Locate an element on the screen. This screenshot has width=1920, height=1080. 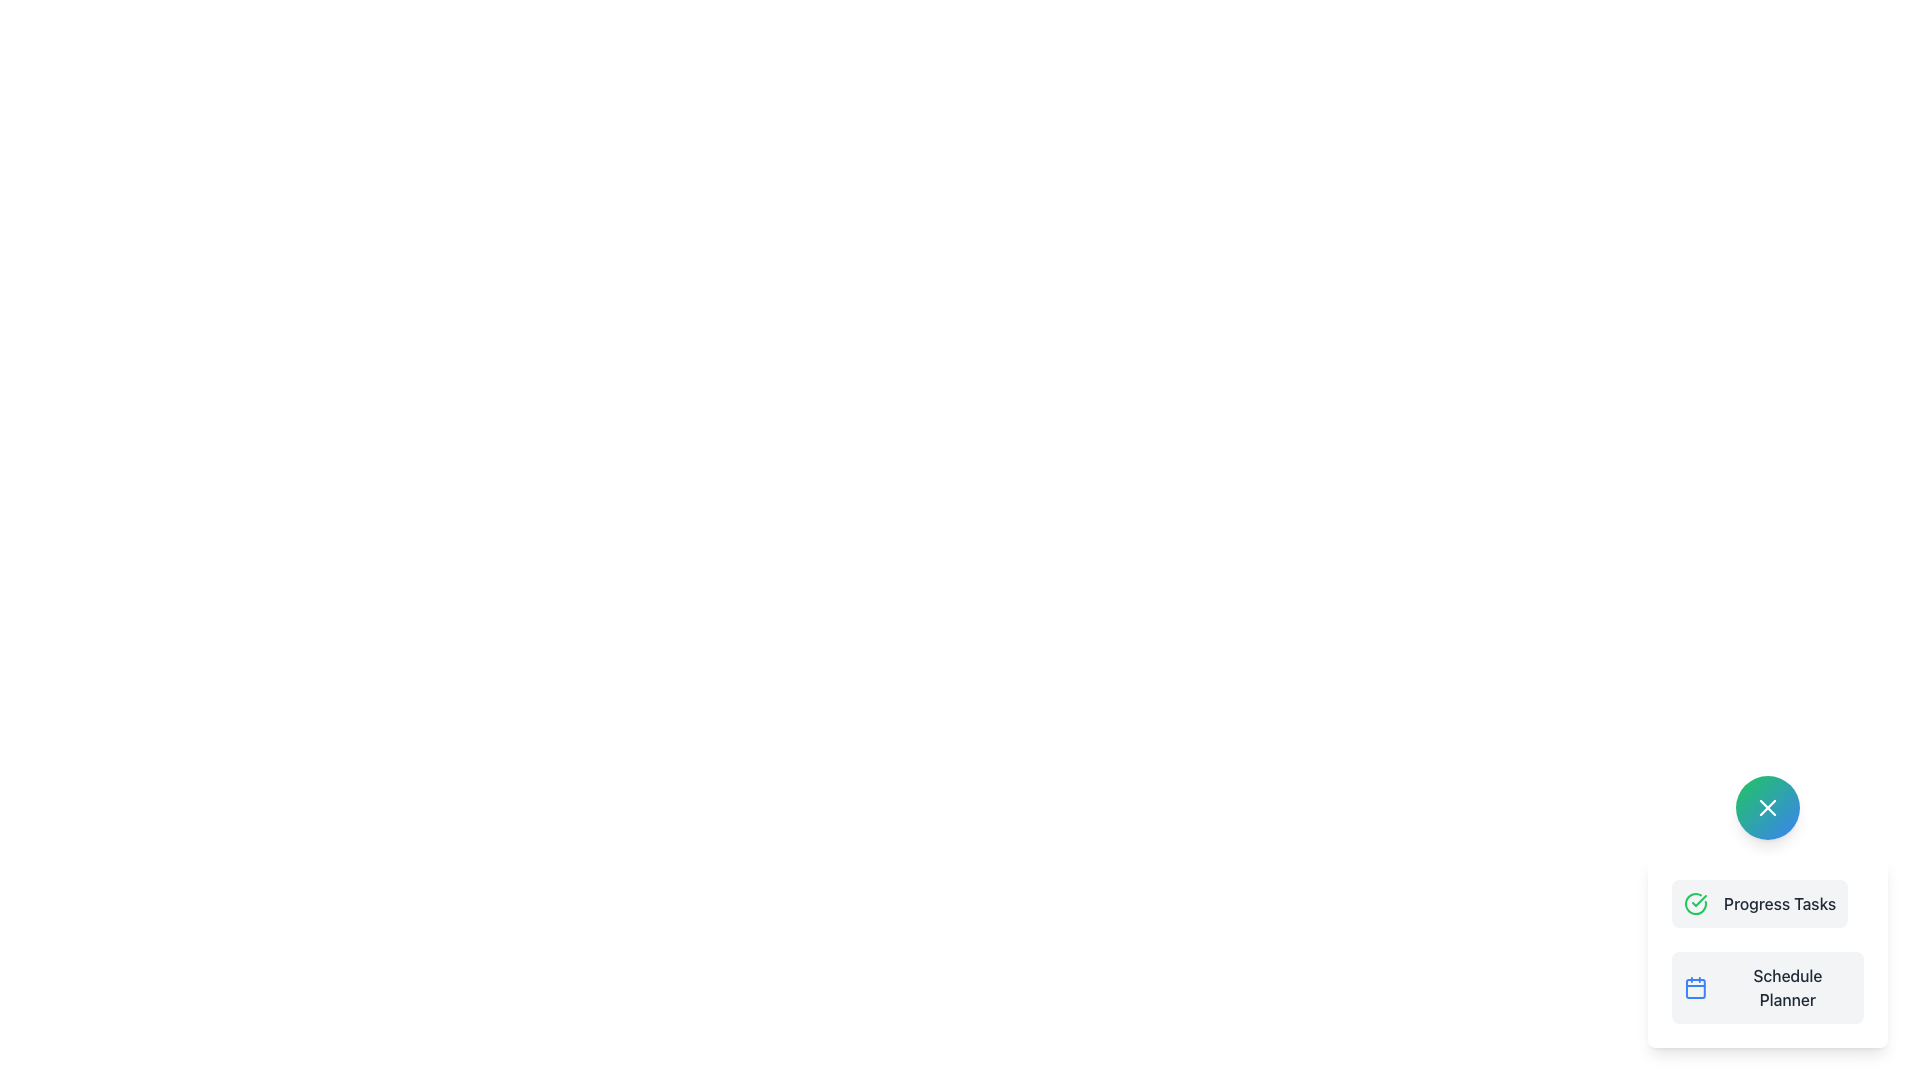
the circular close button with a white 'X' icon, which has a gradient fill from green to blue, to observe its hover animation is located at coordinates (1767, 806).